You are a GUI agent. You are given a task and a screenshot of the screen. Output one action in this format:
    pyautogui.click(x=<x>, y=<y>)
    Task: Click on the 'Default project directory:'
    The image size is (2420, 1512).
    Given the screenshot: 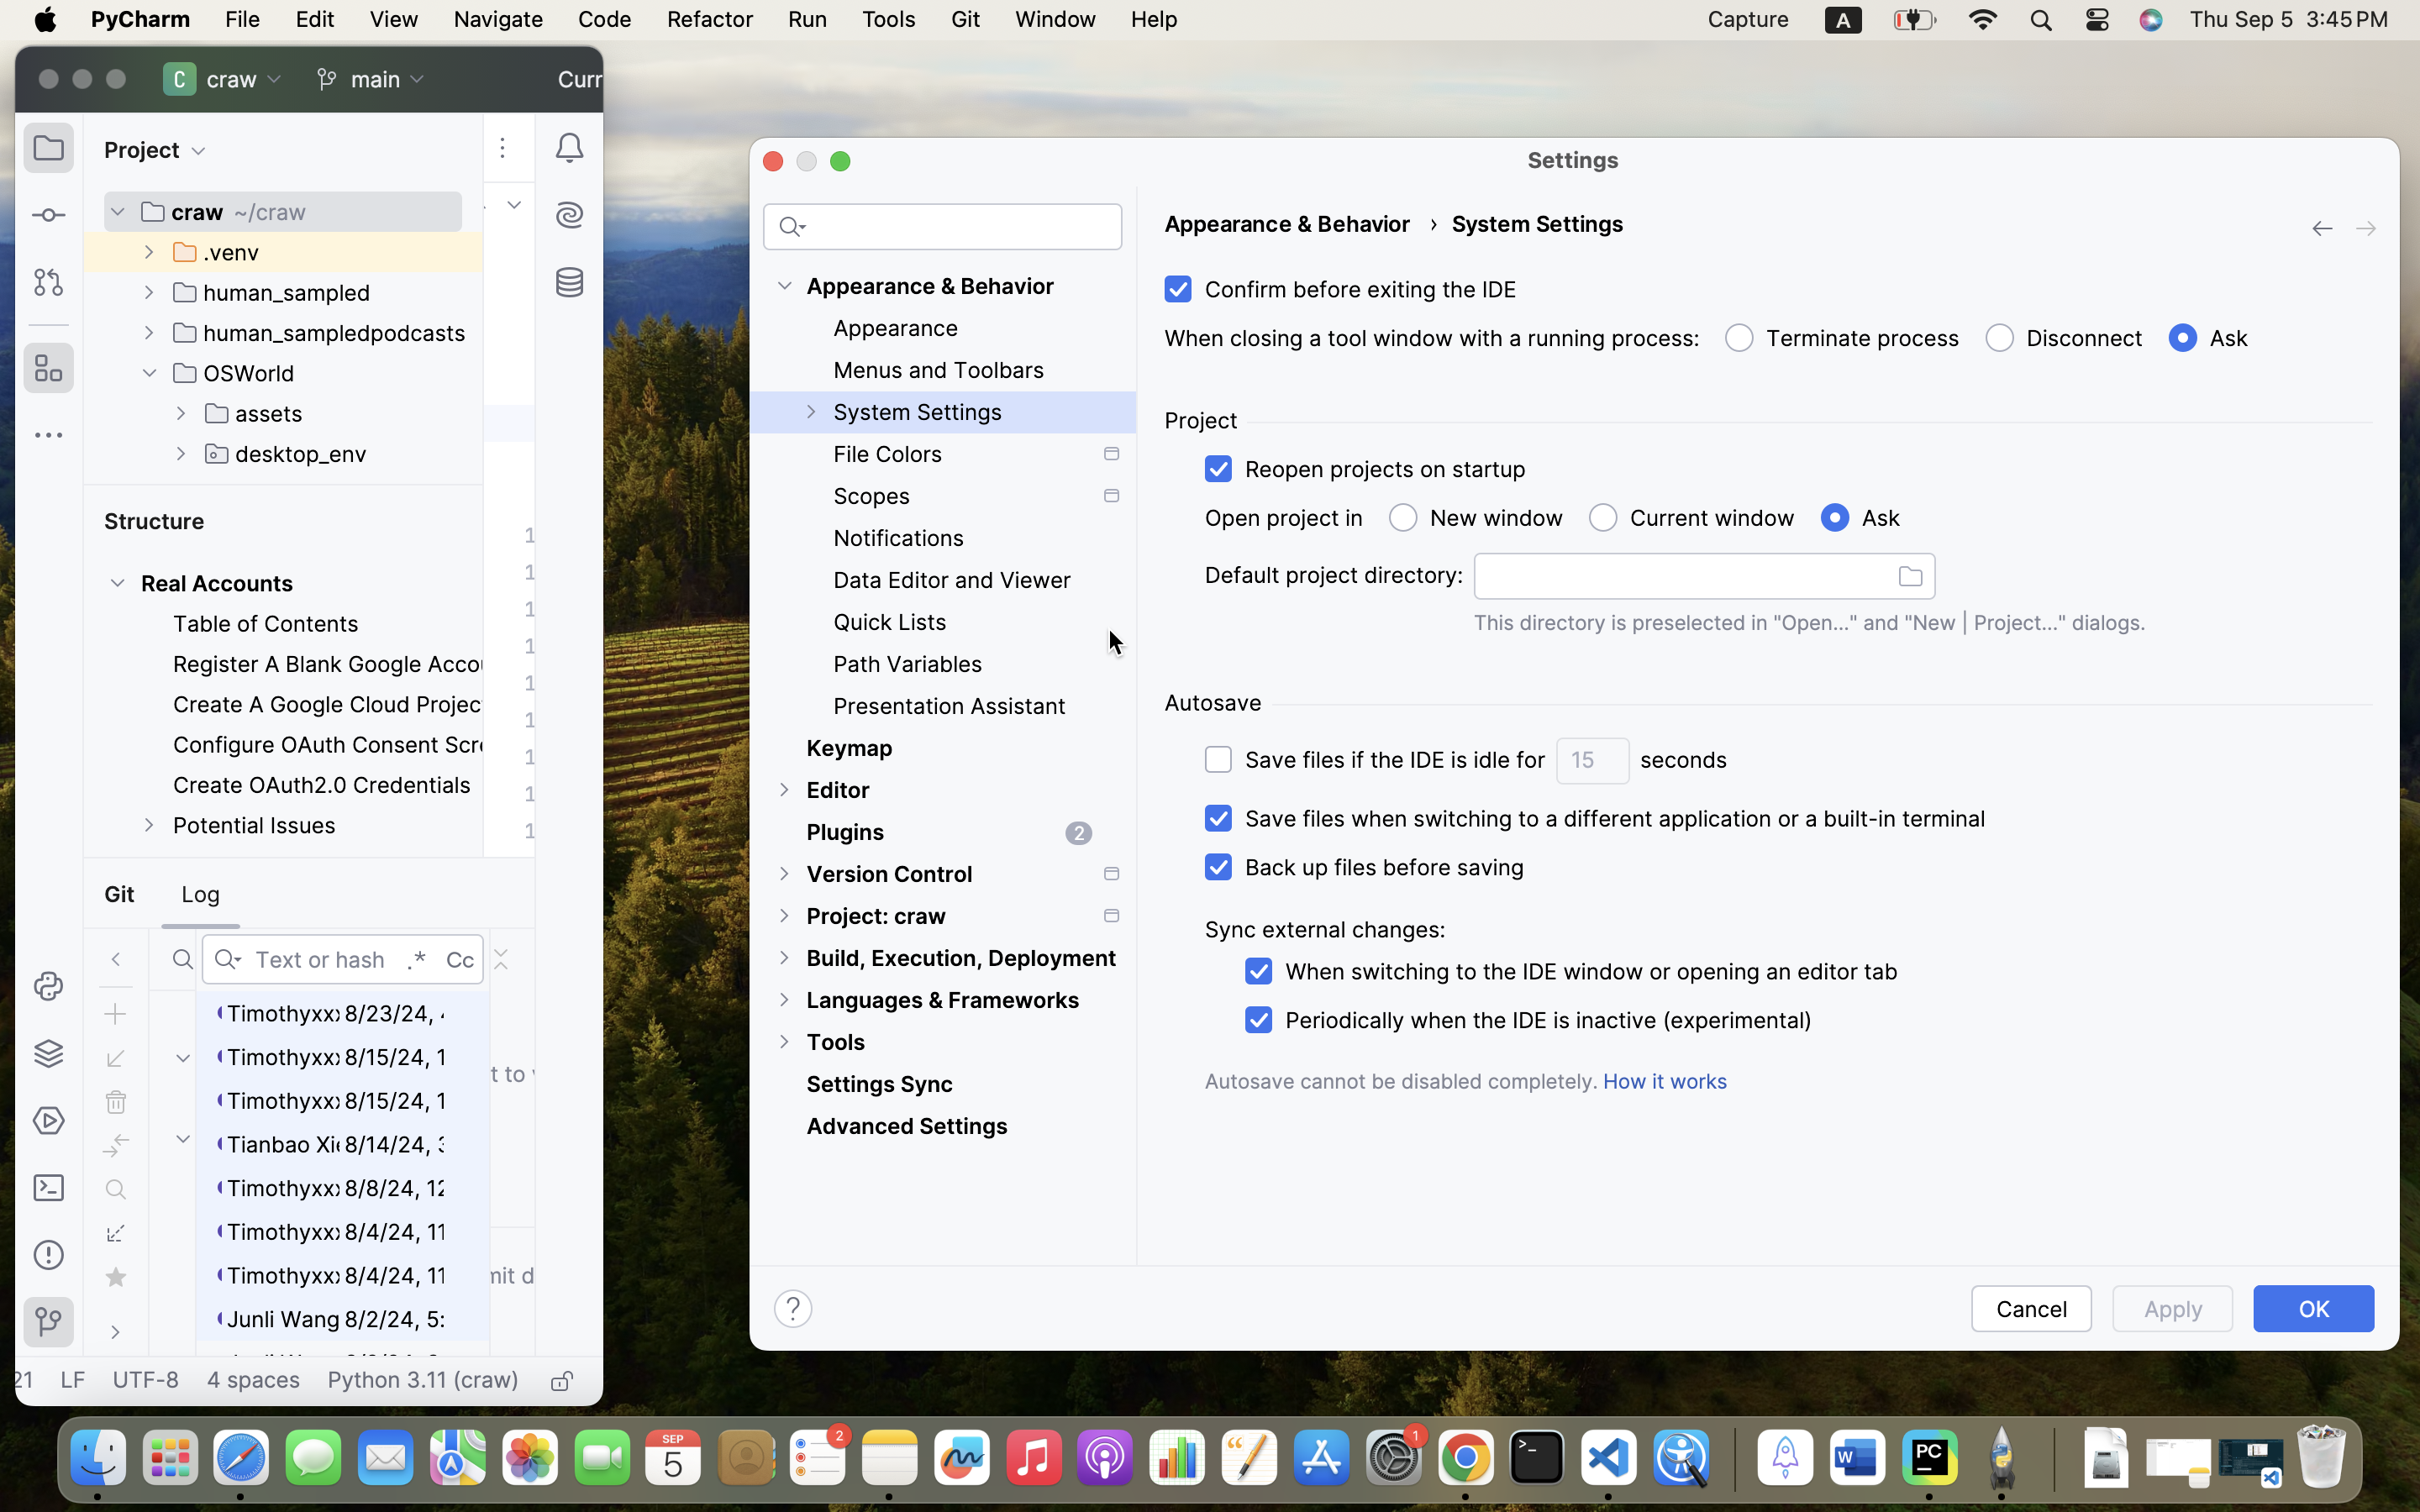 What is the action you would take?
    pyautogui.click(x=1334, y=575)
    